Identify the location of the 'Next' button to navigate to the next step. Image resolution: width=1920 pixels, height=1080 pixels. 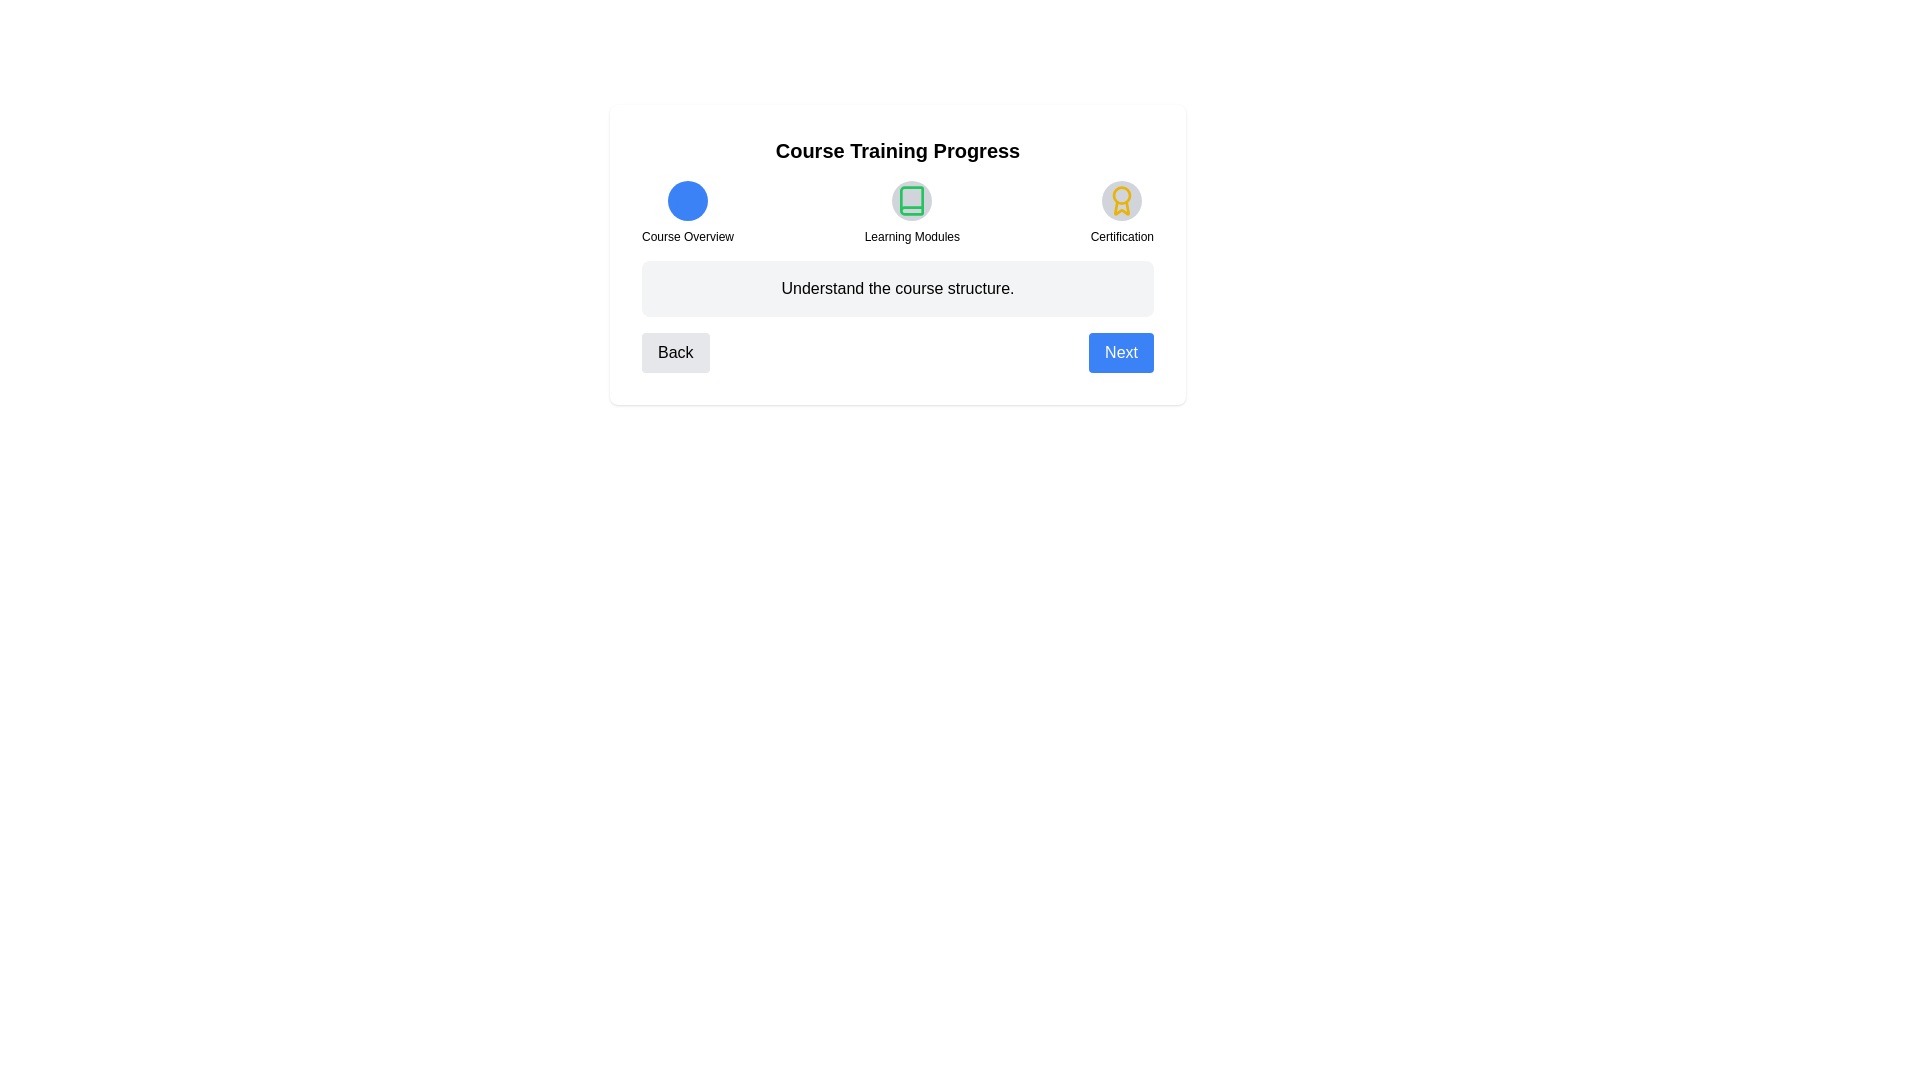
(1121, 352).